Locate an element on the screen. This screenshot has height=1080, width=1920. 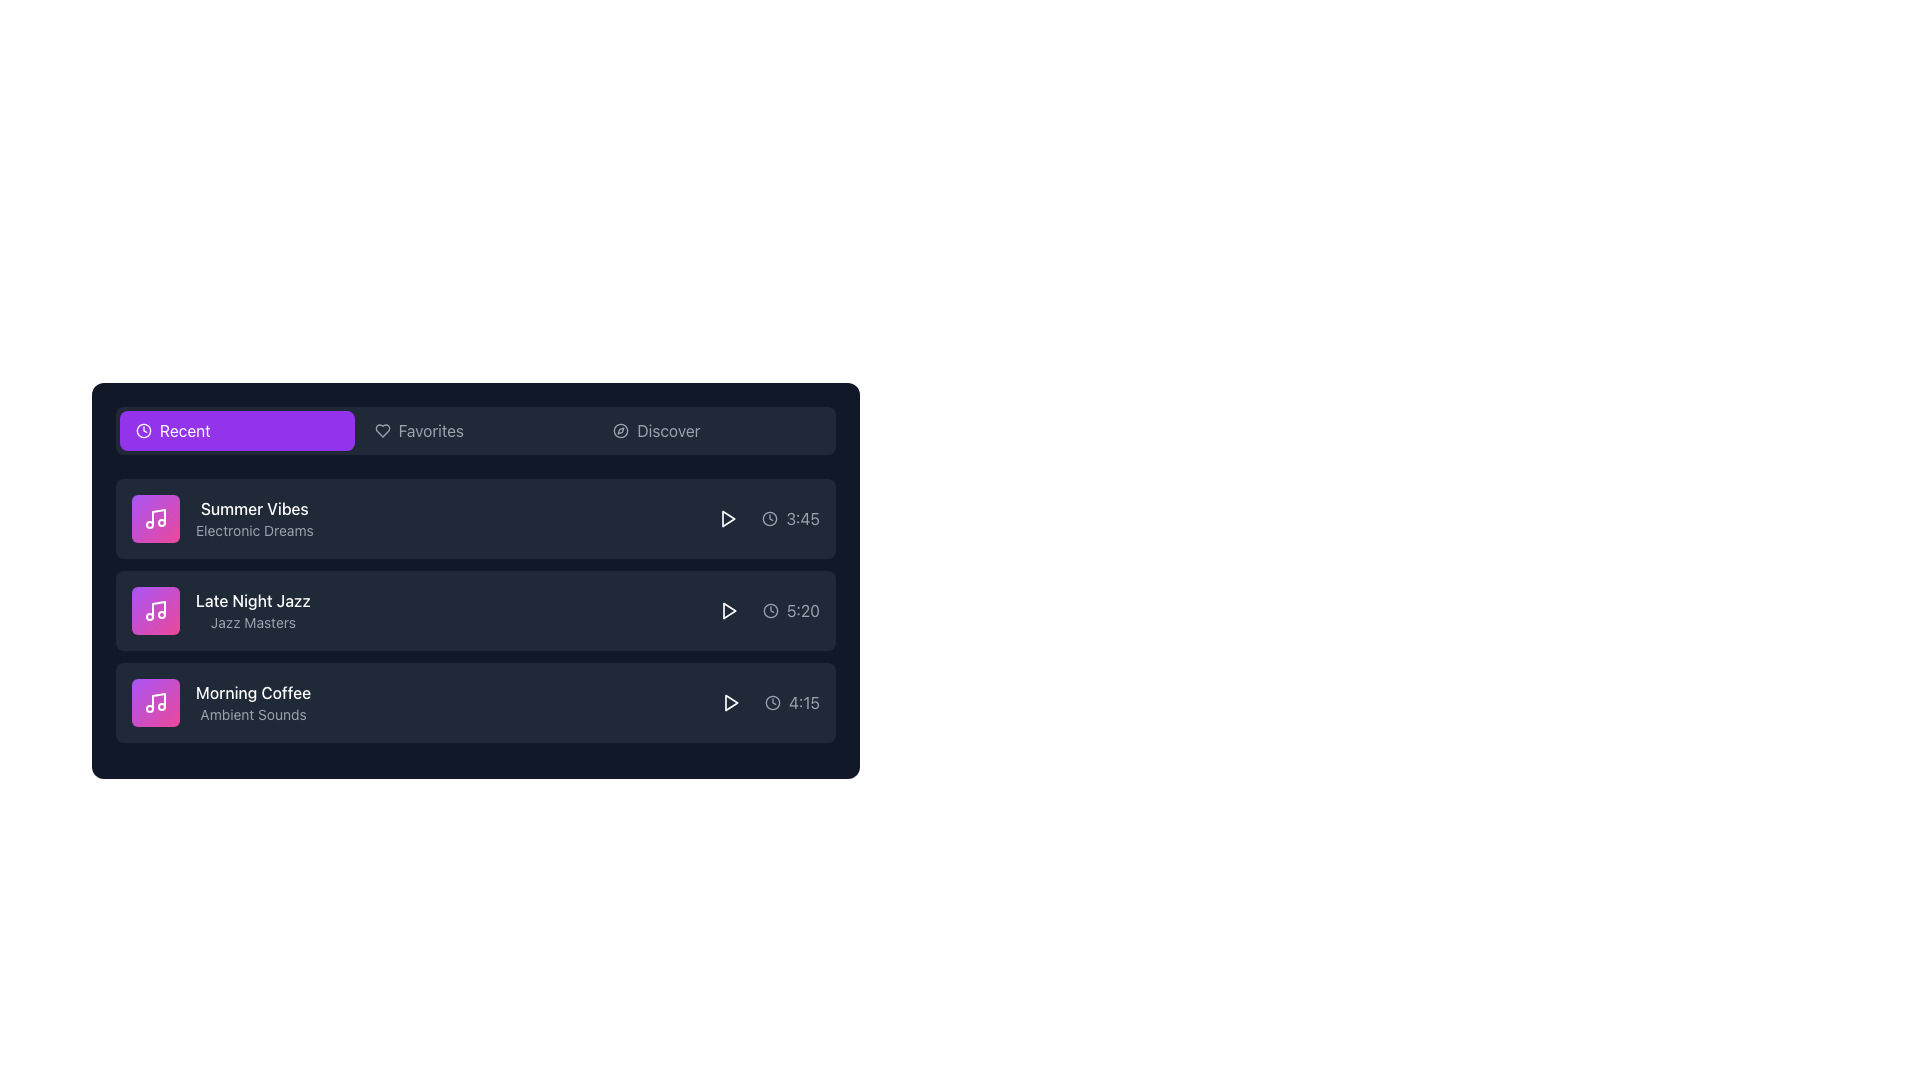
the clock indicator graphical element of the 'Late Night Jazz' track, which is positioned to the left of the play button in the second row of the list is located at coordinates (769, 609).